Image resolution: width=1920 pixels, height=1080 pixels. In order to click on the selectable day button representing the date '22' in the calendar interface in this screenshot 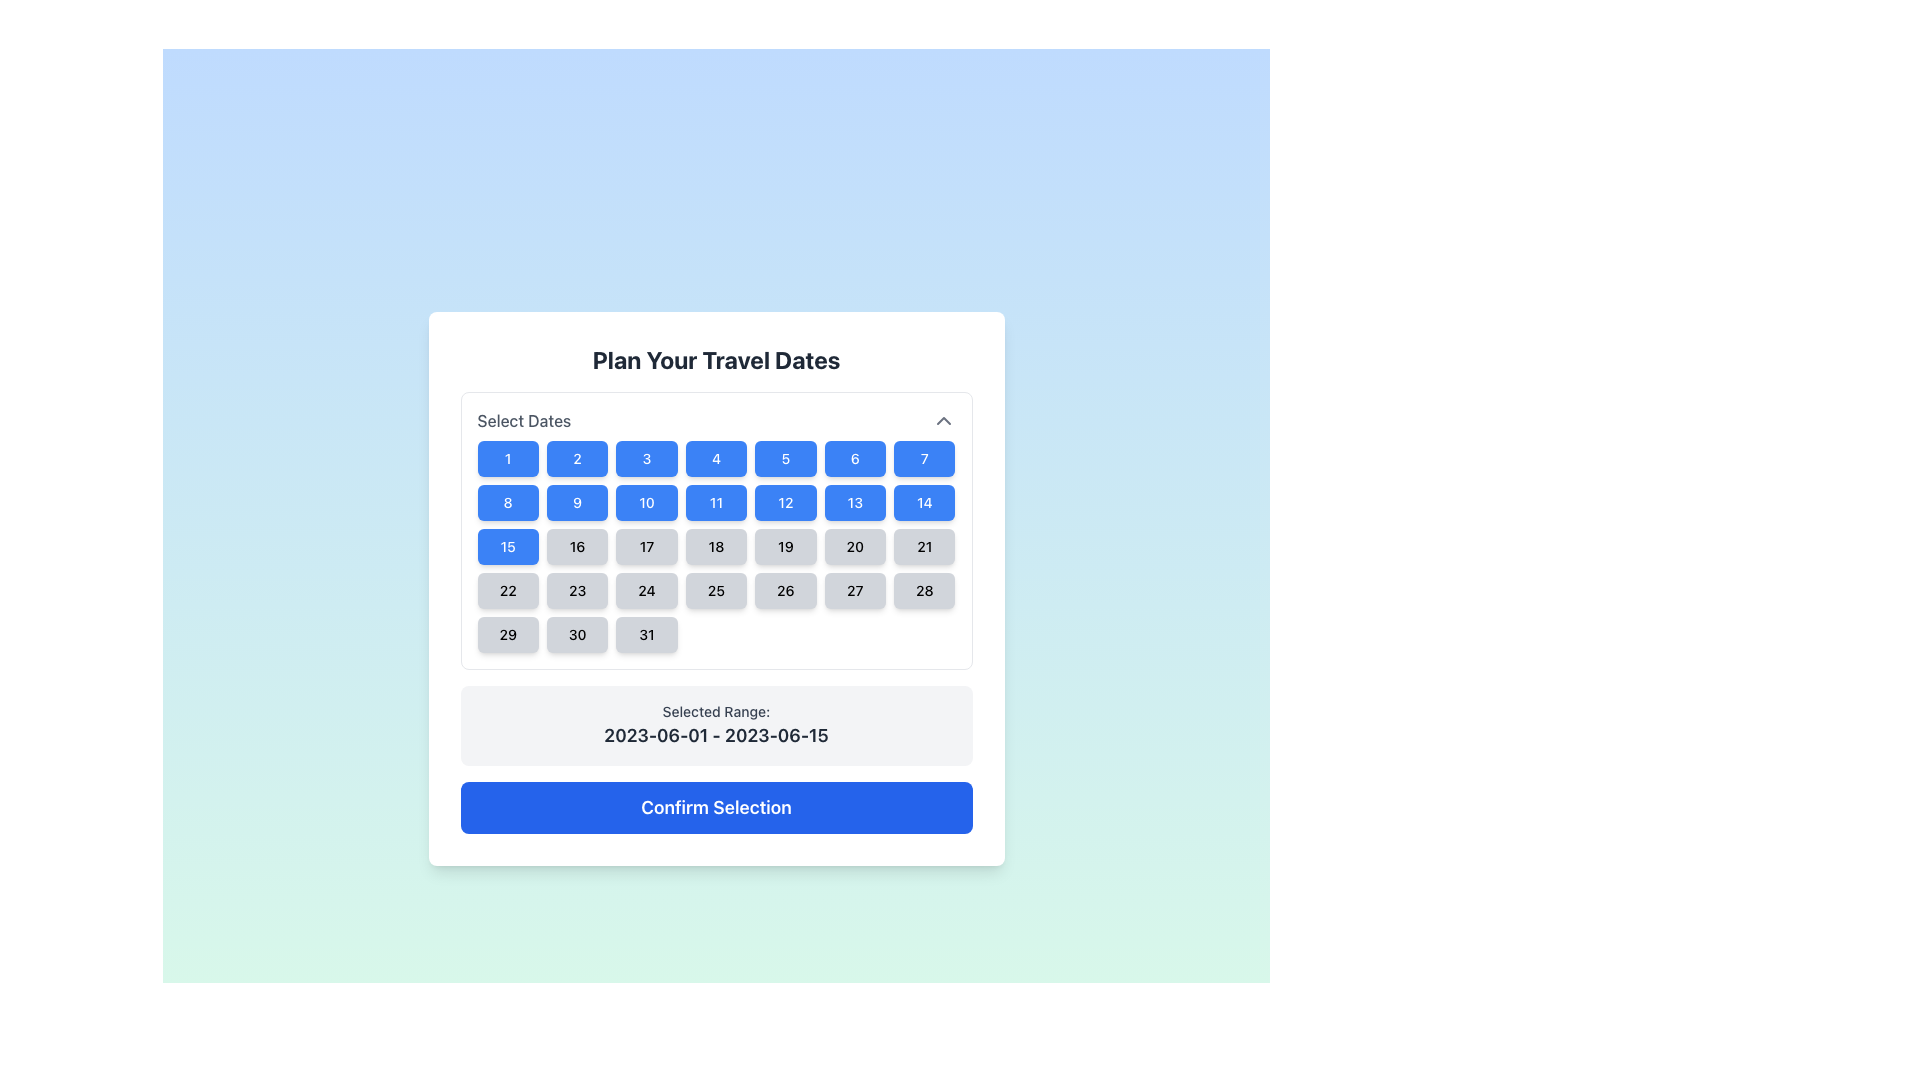, I will do `click(508, 589)`.